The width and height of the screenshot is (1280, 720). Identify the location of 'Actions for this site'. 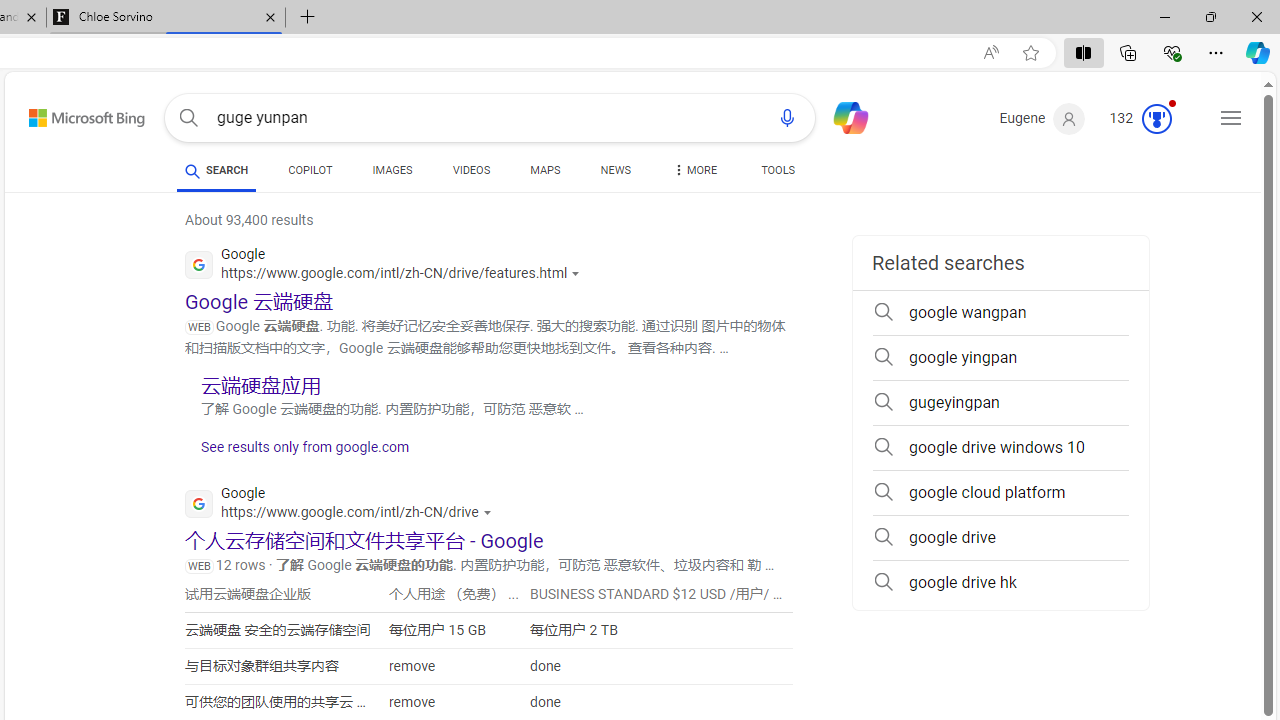
(489, 512).